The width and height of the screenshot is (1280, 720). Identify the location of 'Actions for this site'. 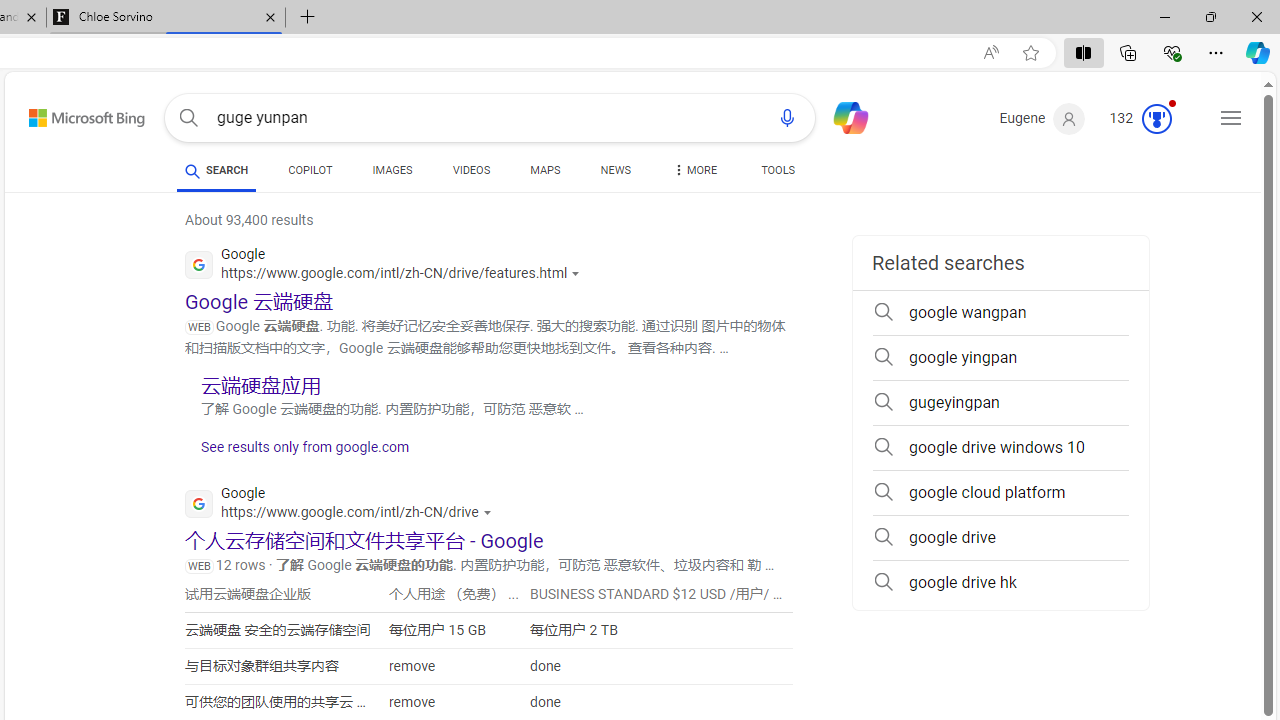
(489, 512).